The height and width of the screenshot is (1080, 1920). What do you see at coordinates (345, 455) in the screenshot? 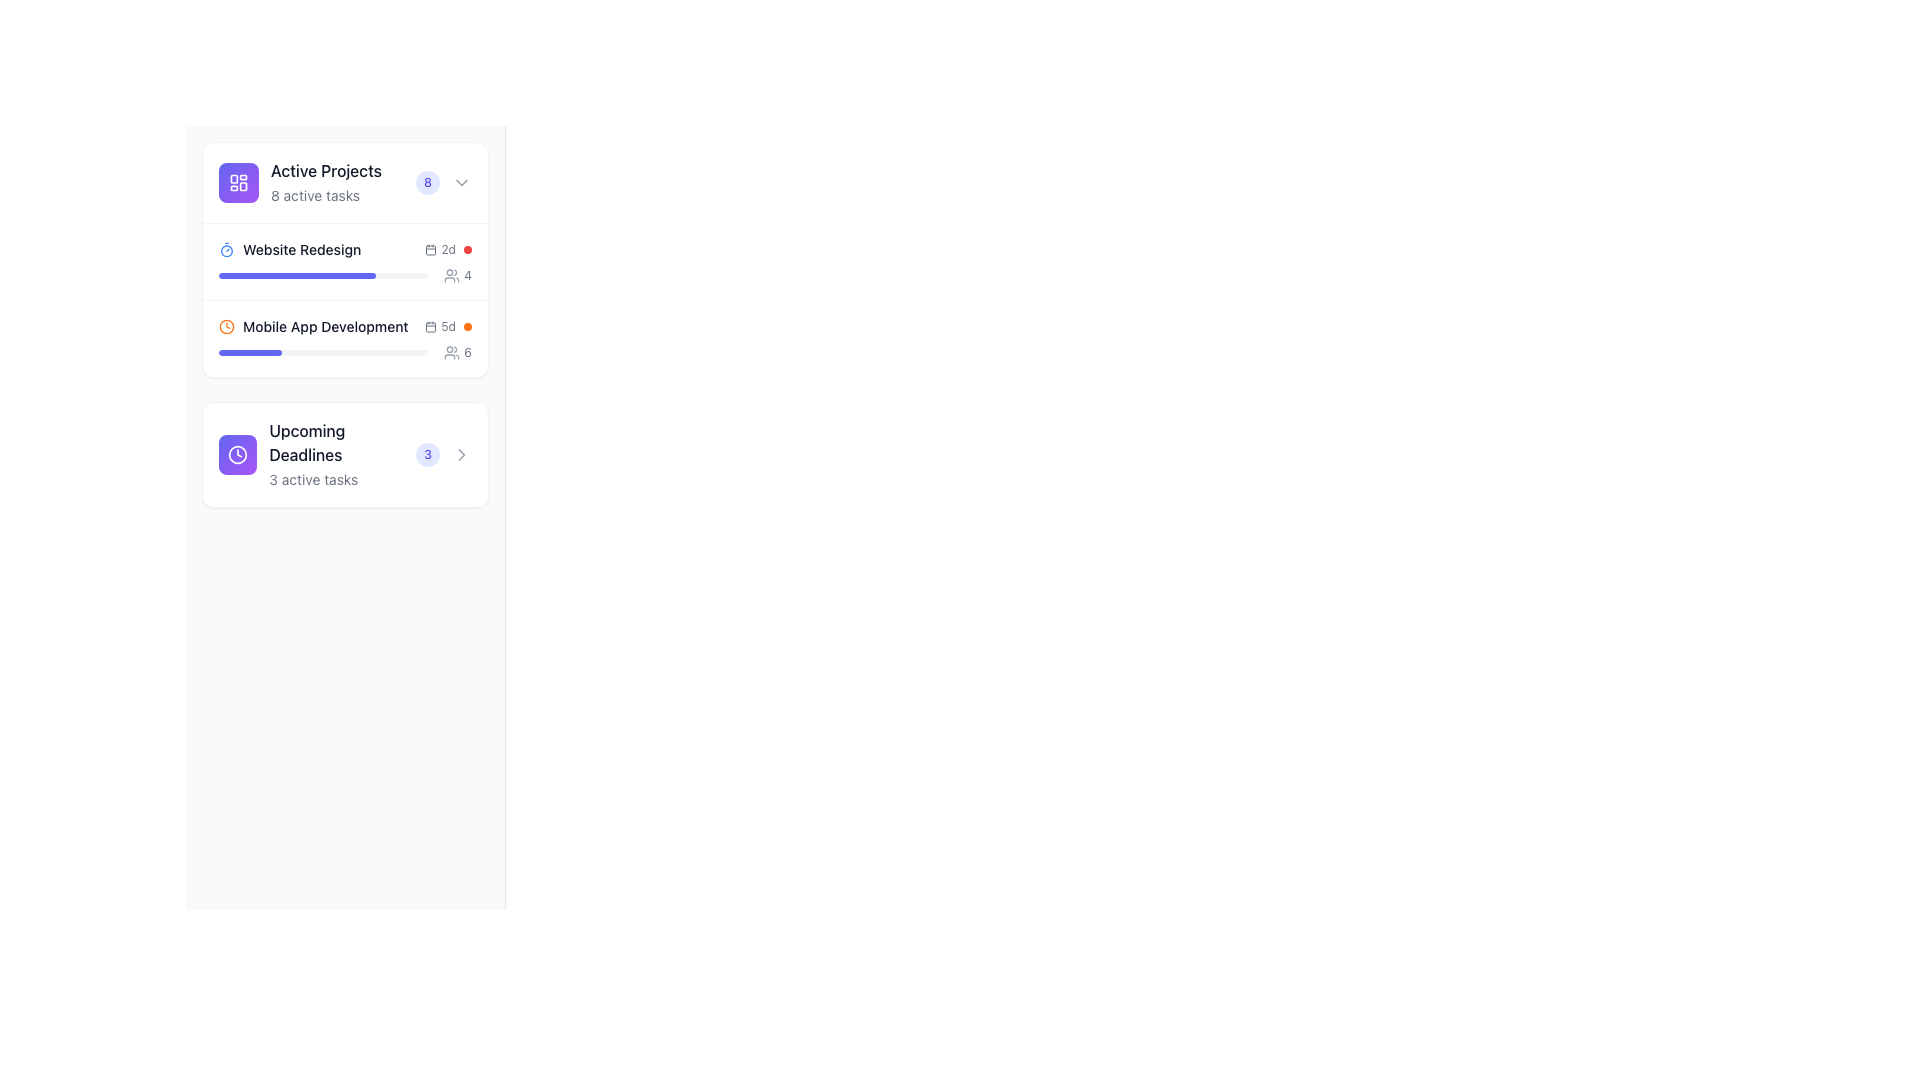
I see `the Overview card located in the Active Projects section, specifically the third card at the bottom of the list` at bounding box center [345, 455].